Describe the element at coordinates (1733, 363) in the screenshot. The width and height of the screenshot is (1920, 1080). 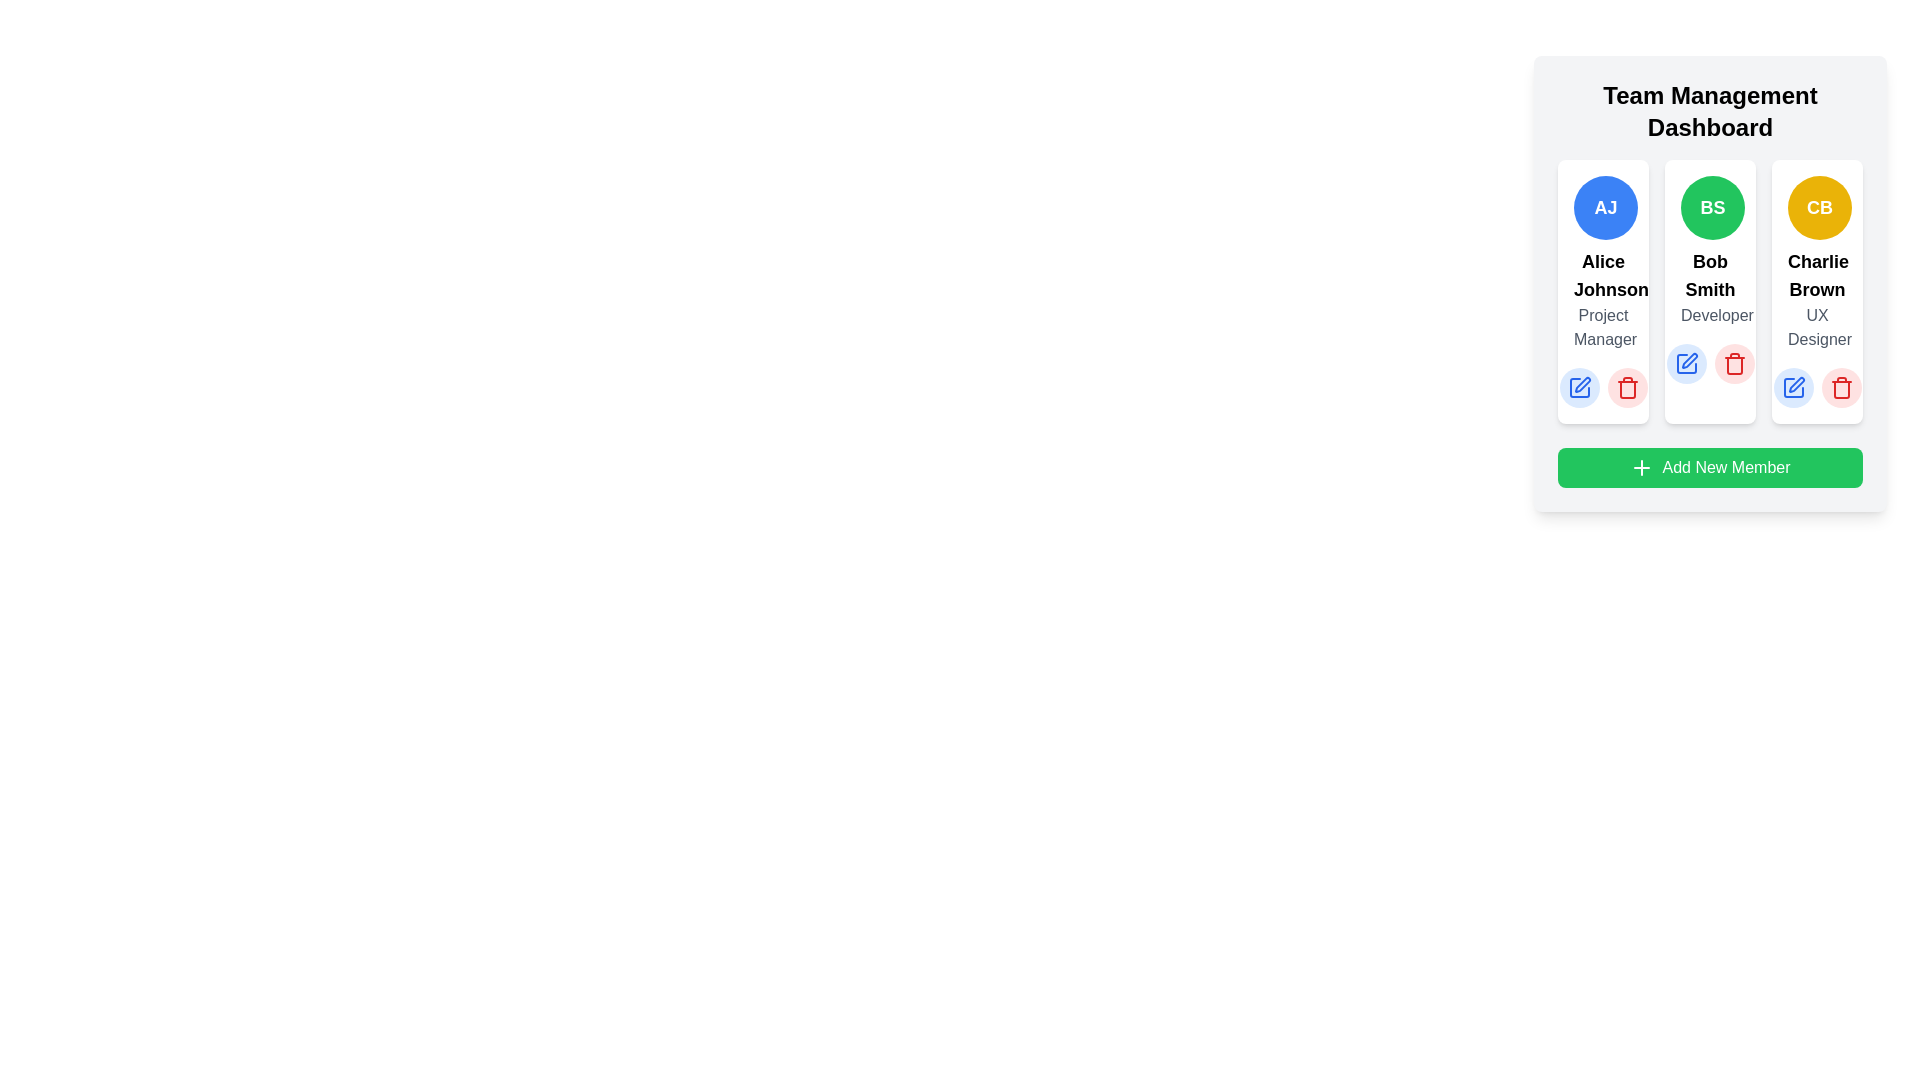
I see `the red circular delete button with a trash can icon located beneath the profile information of 'Bob Smith, Developer' in the 'Team Management Dashboard' section` at that location.